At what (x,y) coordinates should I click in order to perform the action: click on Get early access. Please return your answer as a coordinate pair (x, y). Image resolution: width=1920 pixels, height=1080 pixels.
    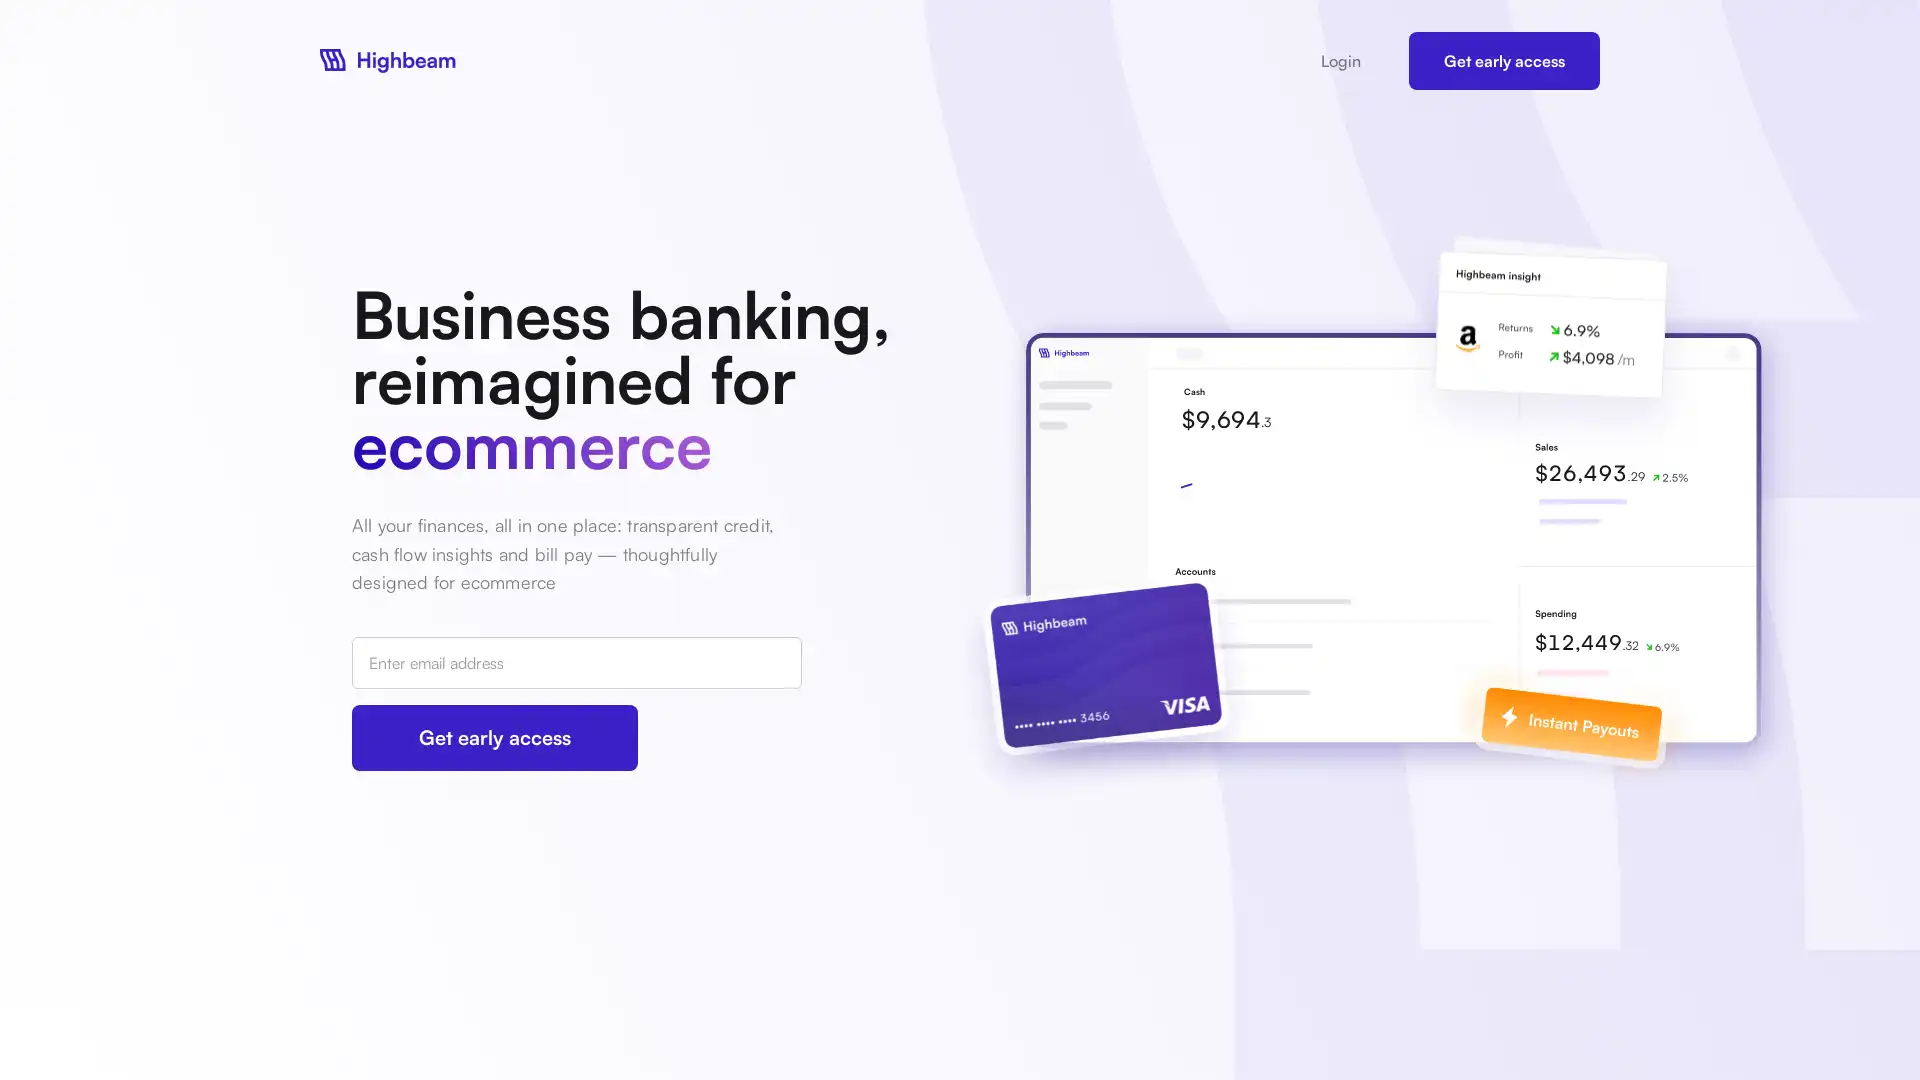
    Looking at the image, I should click on (494, 737).